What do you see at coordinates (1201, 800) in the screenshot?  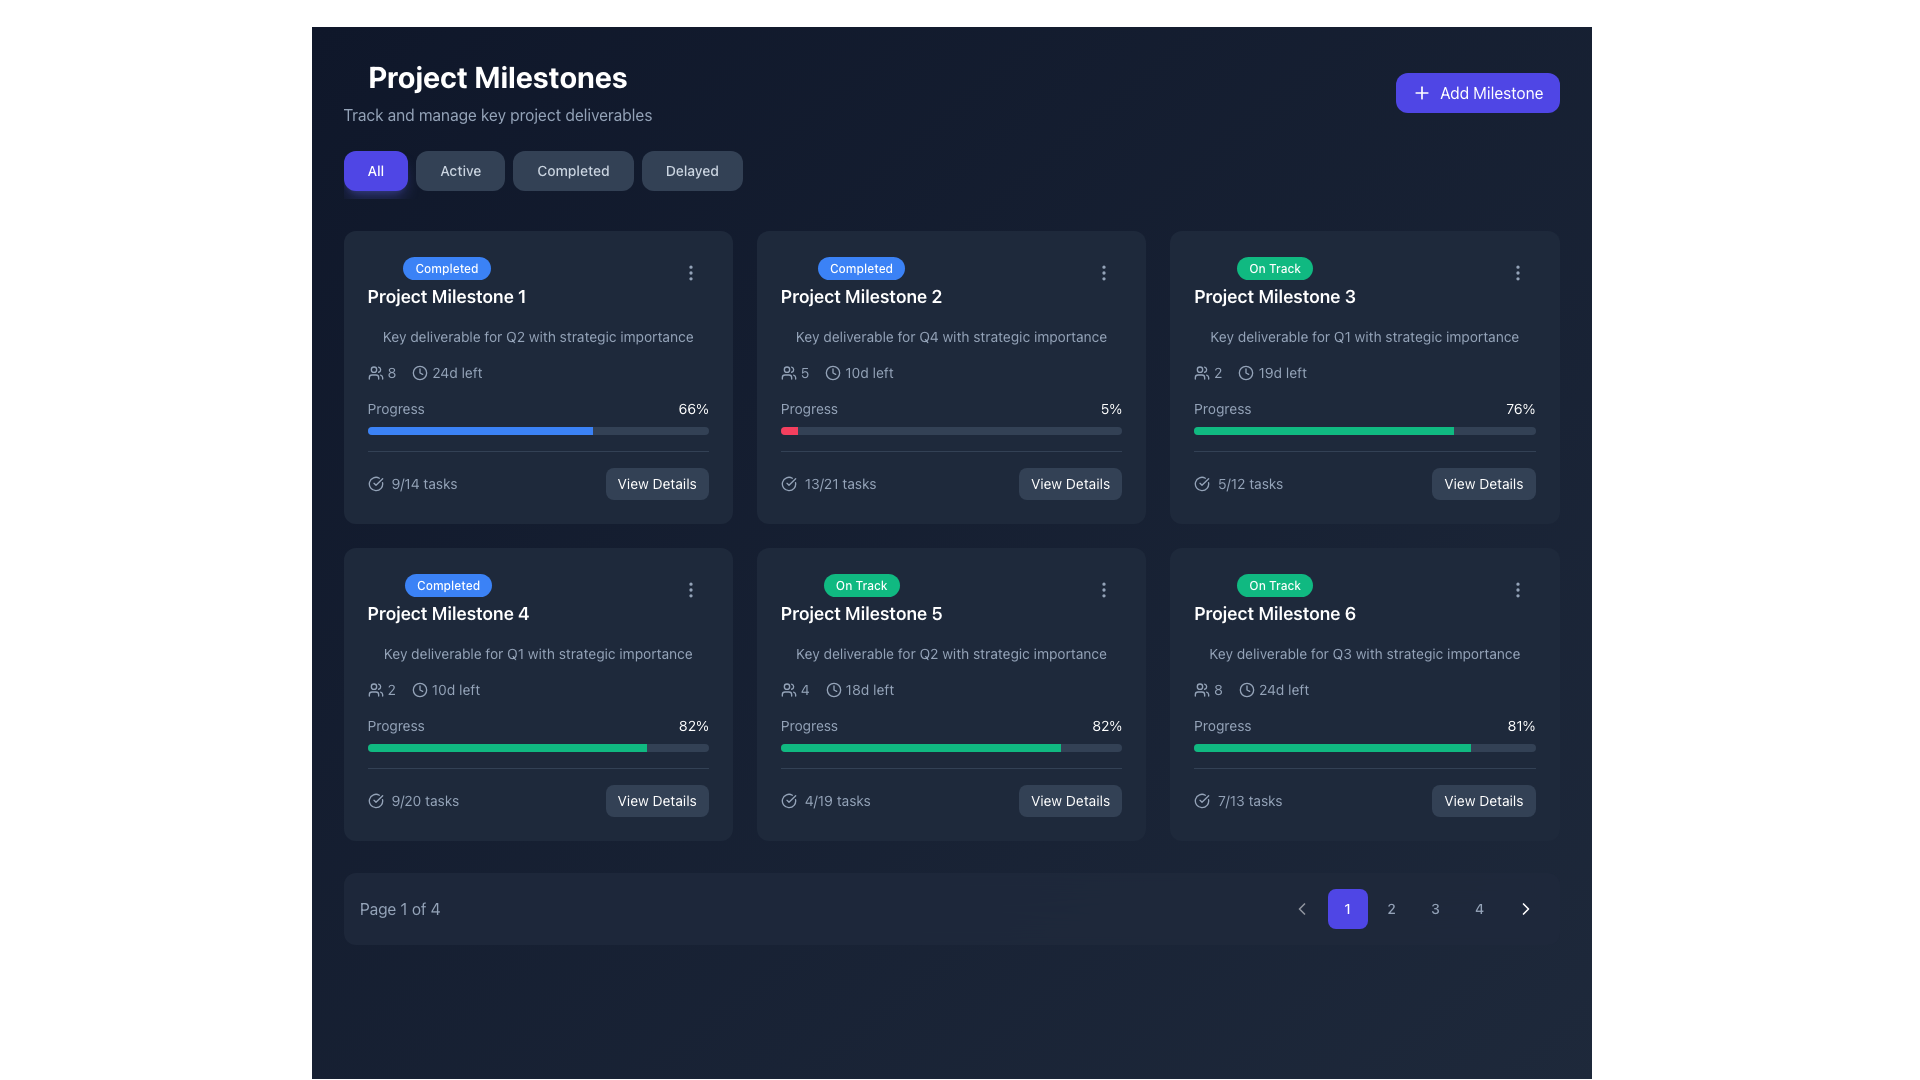 I see `the circular outline of the checkmark icon located at the bottom-right of the 'Project Milestone 6' card, adjacent to the '7/13 tasks' text` at bounding box center [1201, 800].